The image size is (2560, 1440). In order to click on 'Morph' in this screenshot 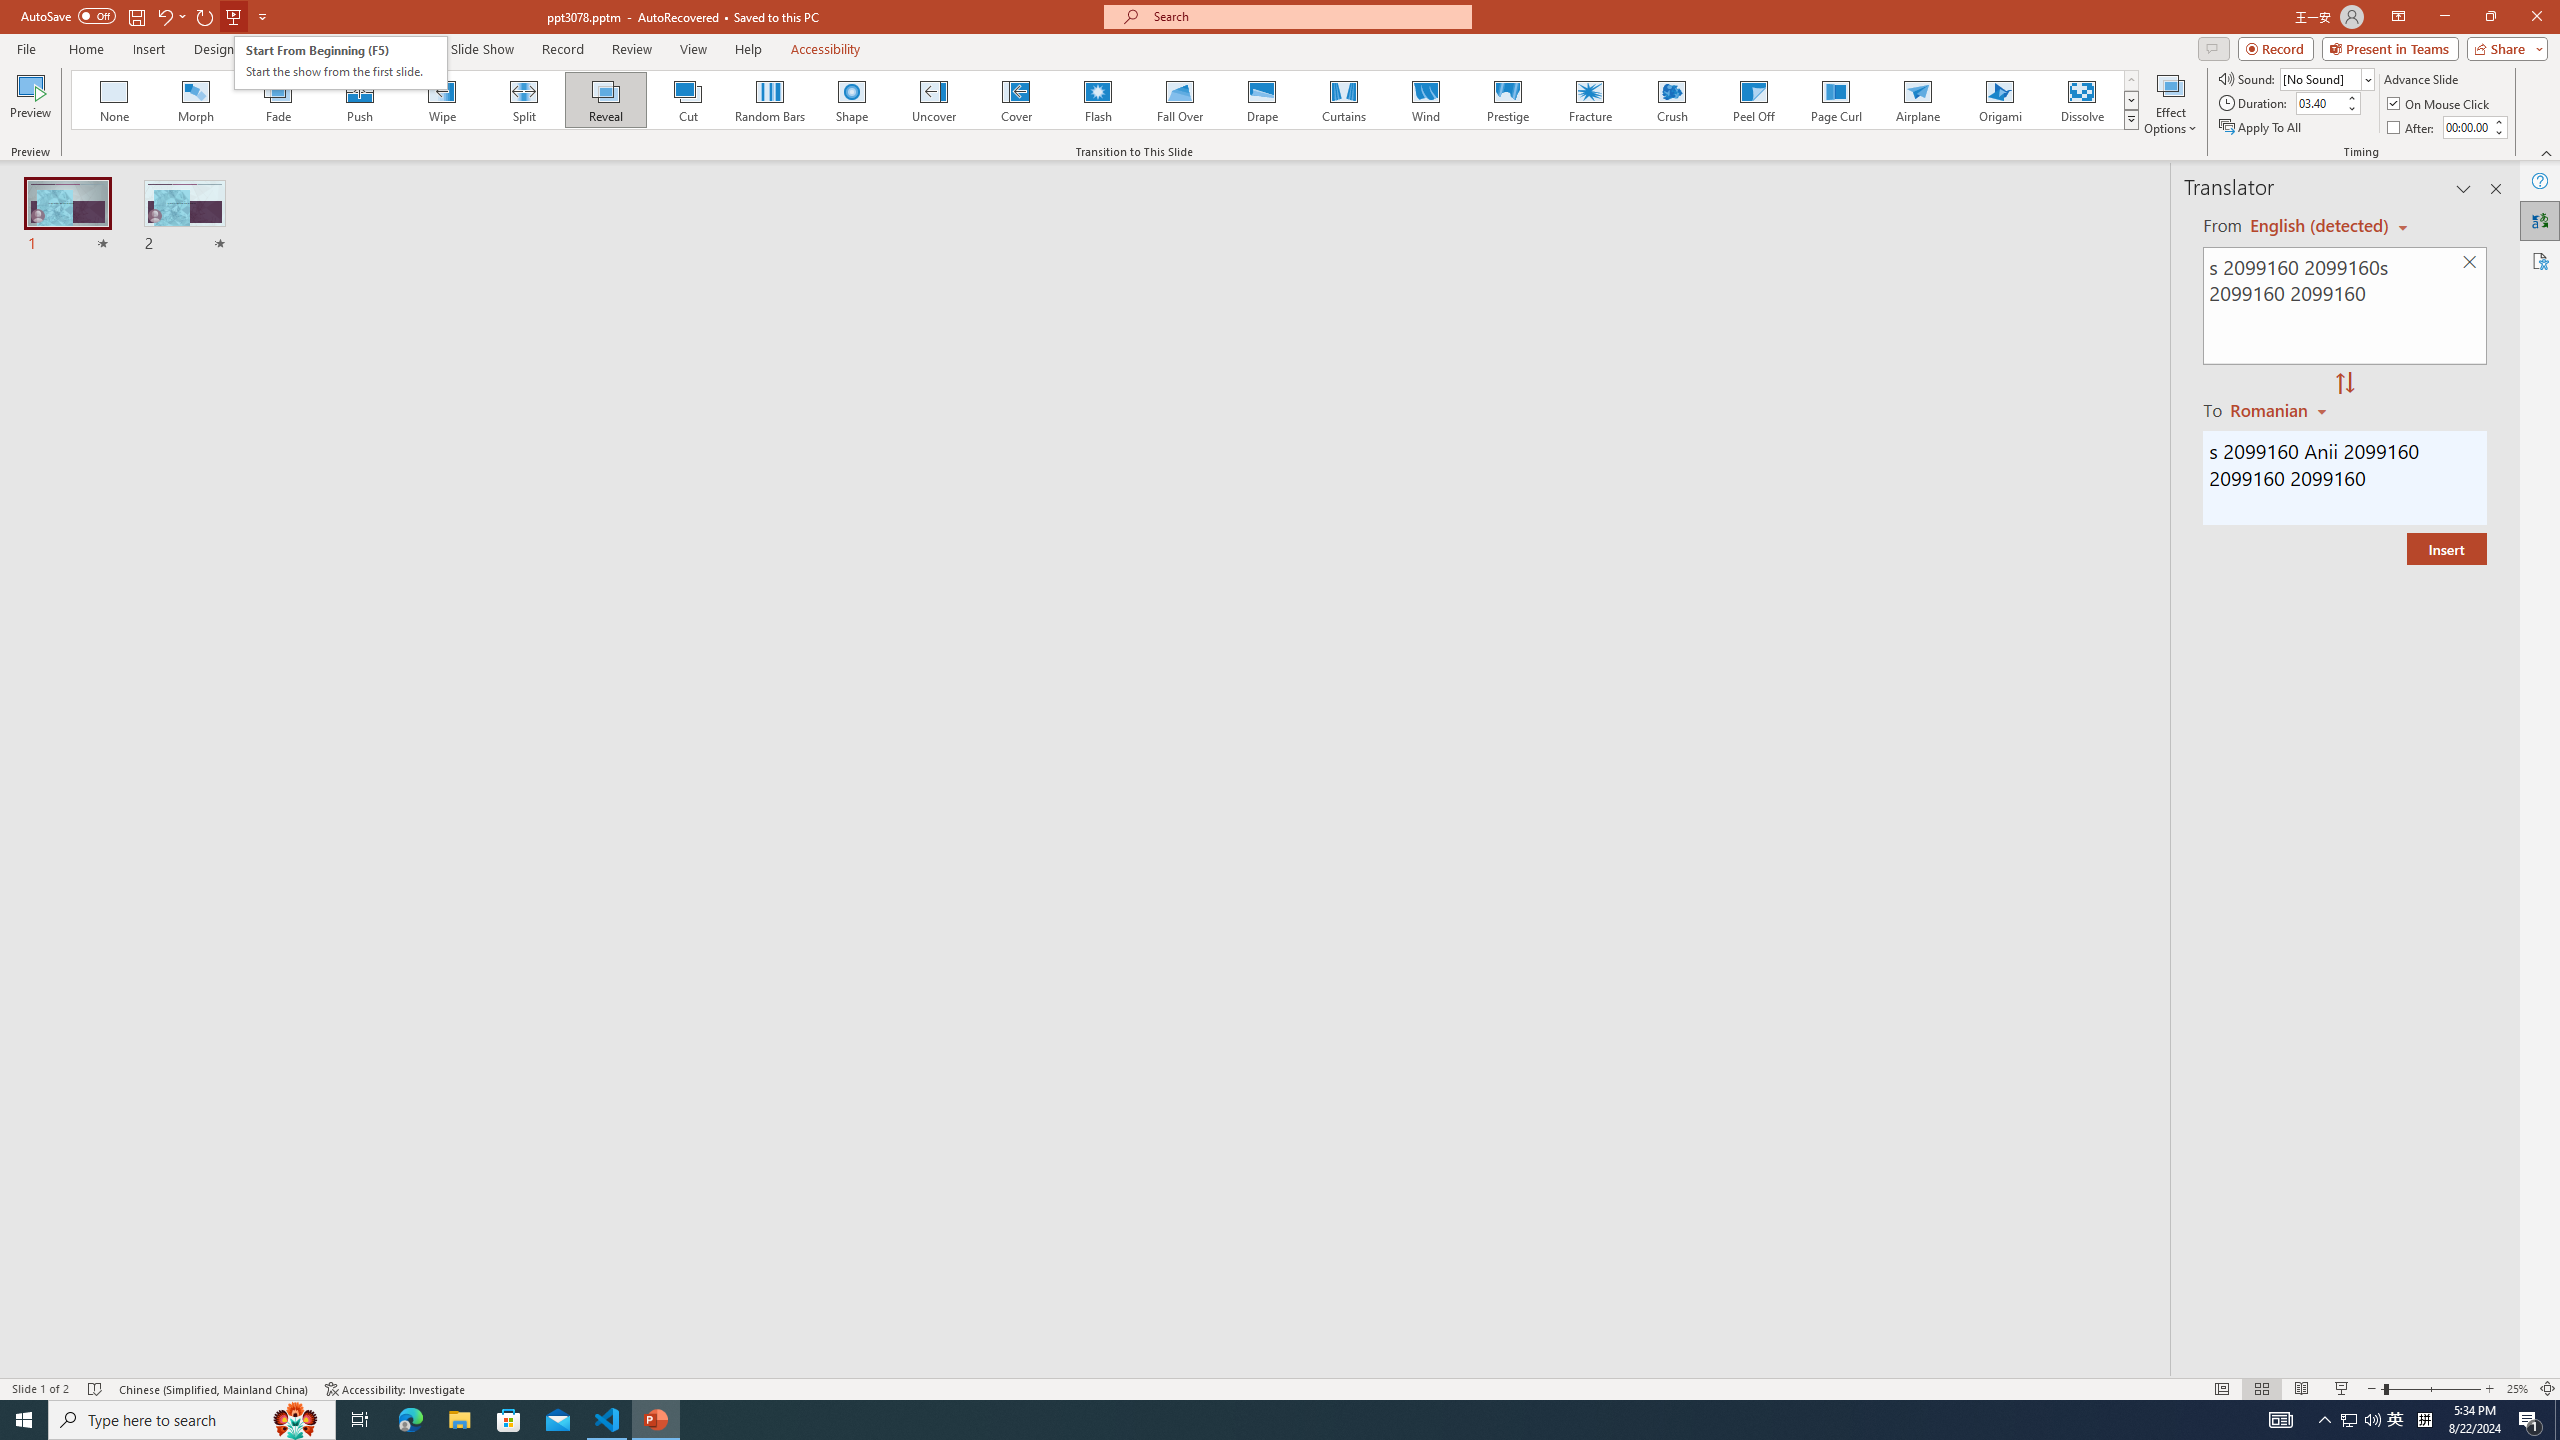, I will do `click(196, 99)`.